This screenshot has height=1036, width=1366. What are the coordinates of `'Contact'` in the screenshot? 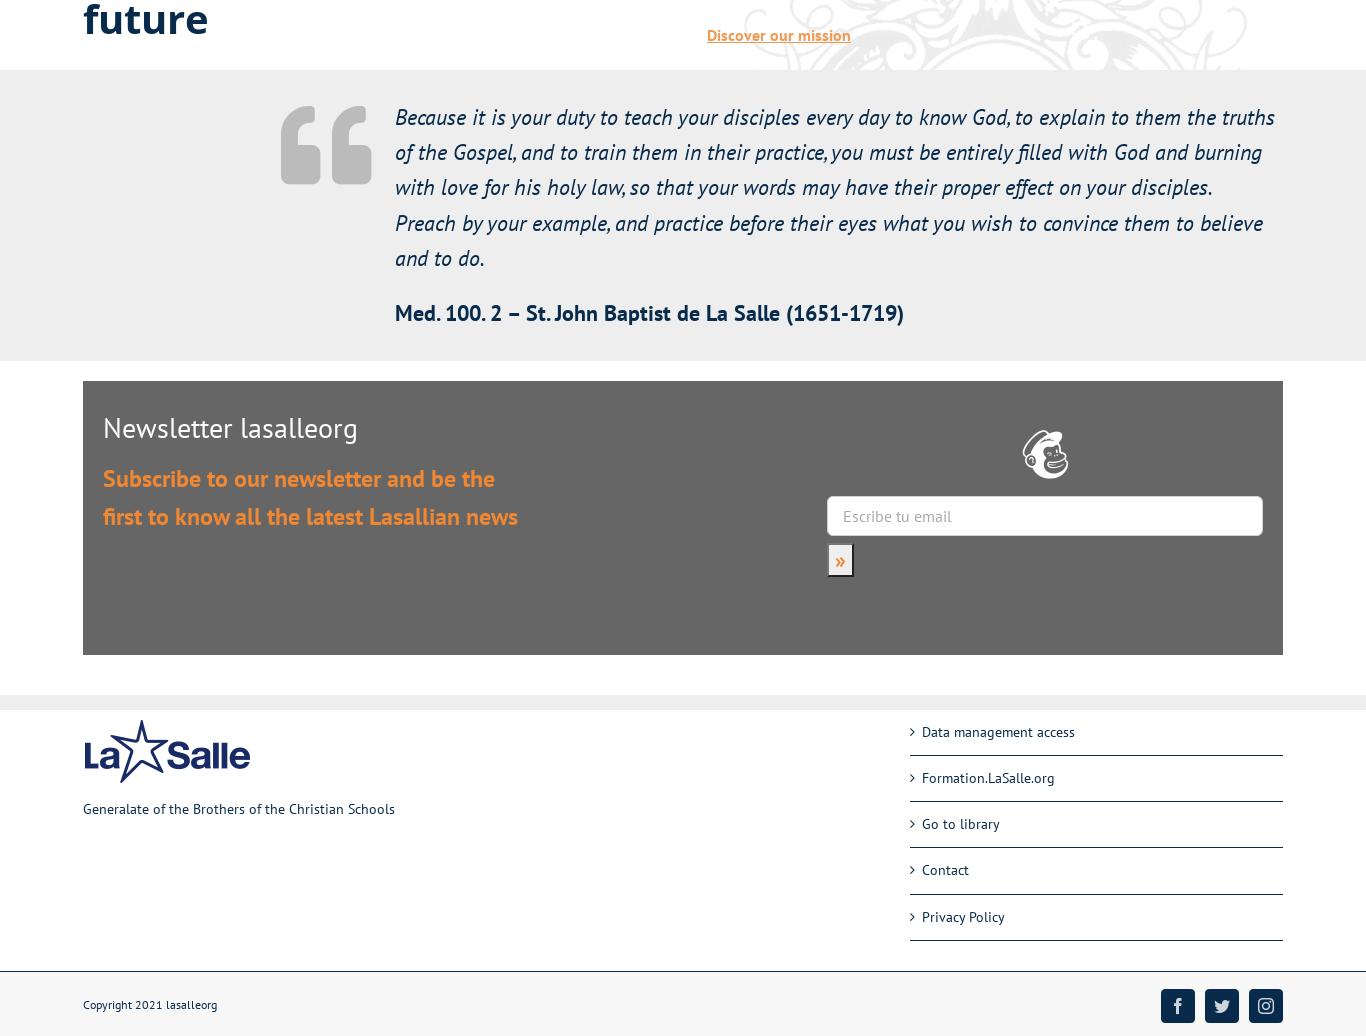 It's located at (944, 870).